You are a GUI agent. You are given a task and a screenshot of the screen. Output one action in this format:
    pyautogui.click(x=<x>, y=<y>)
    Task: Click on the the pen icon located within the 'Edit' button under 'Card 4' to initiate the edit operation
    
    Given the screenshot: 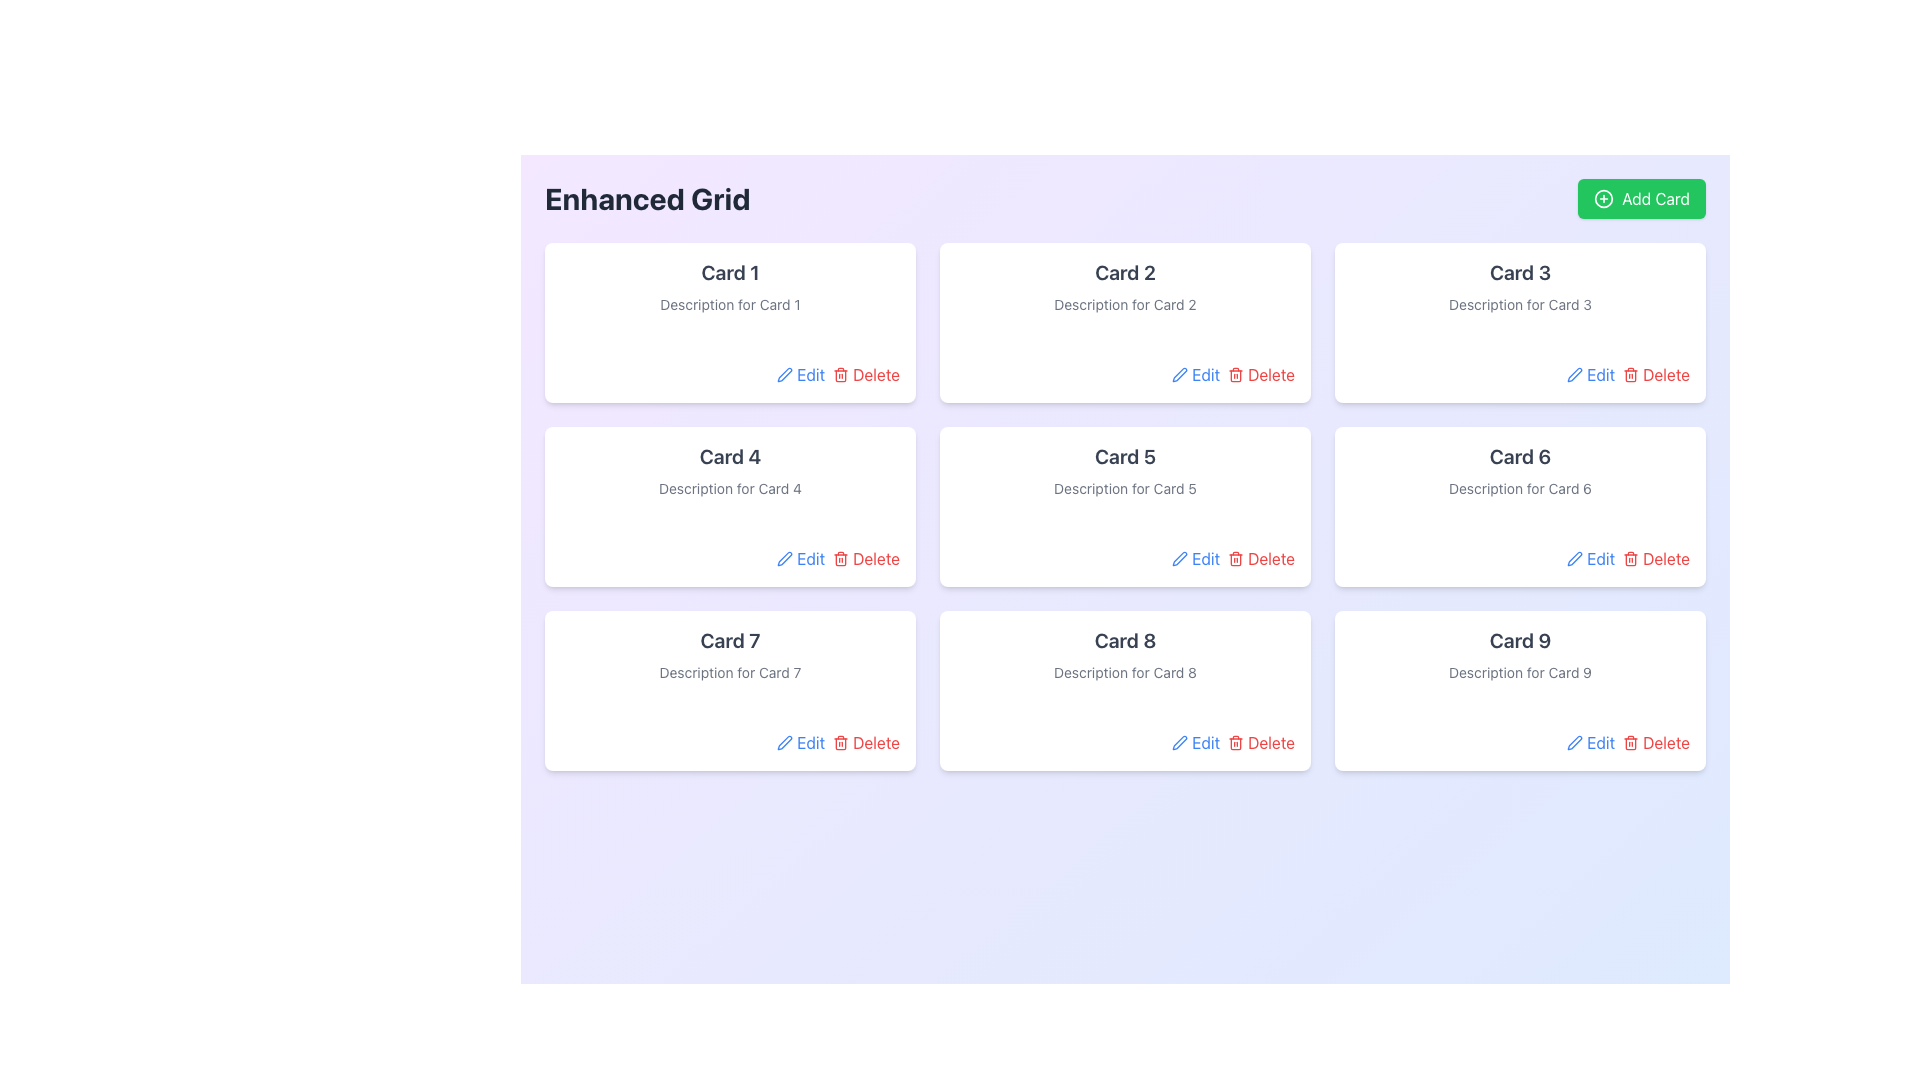 What is the action you would take?
    pyautogui.click(x=784, y=559)
    